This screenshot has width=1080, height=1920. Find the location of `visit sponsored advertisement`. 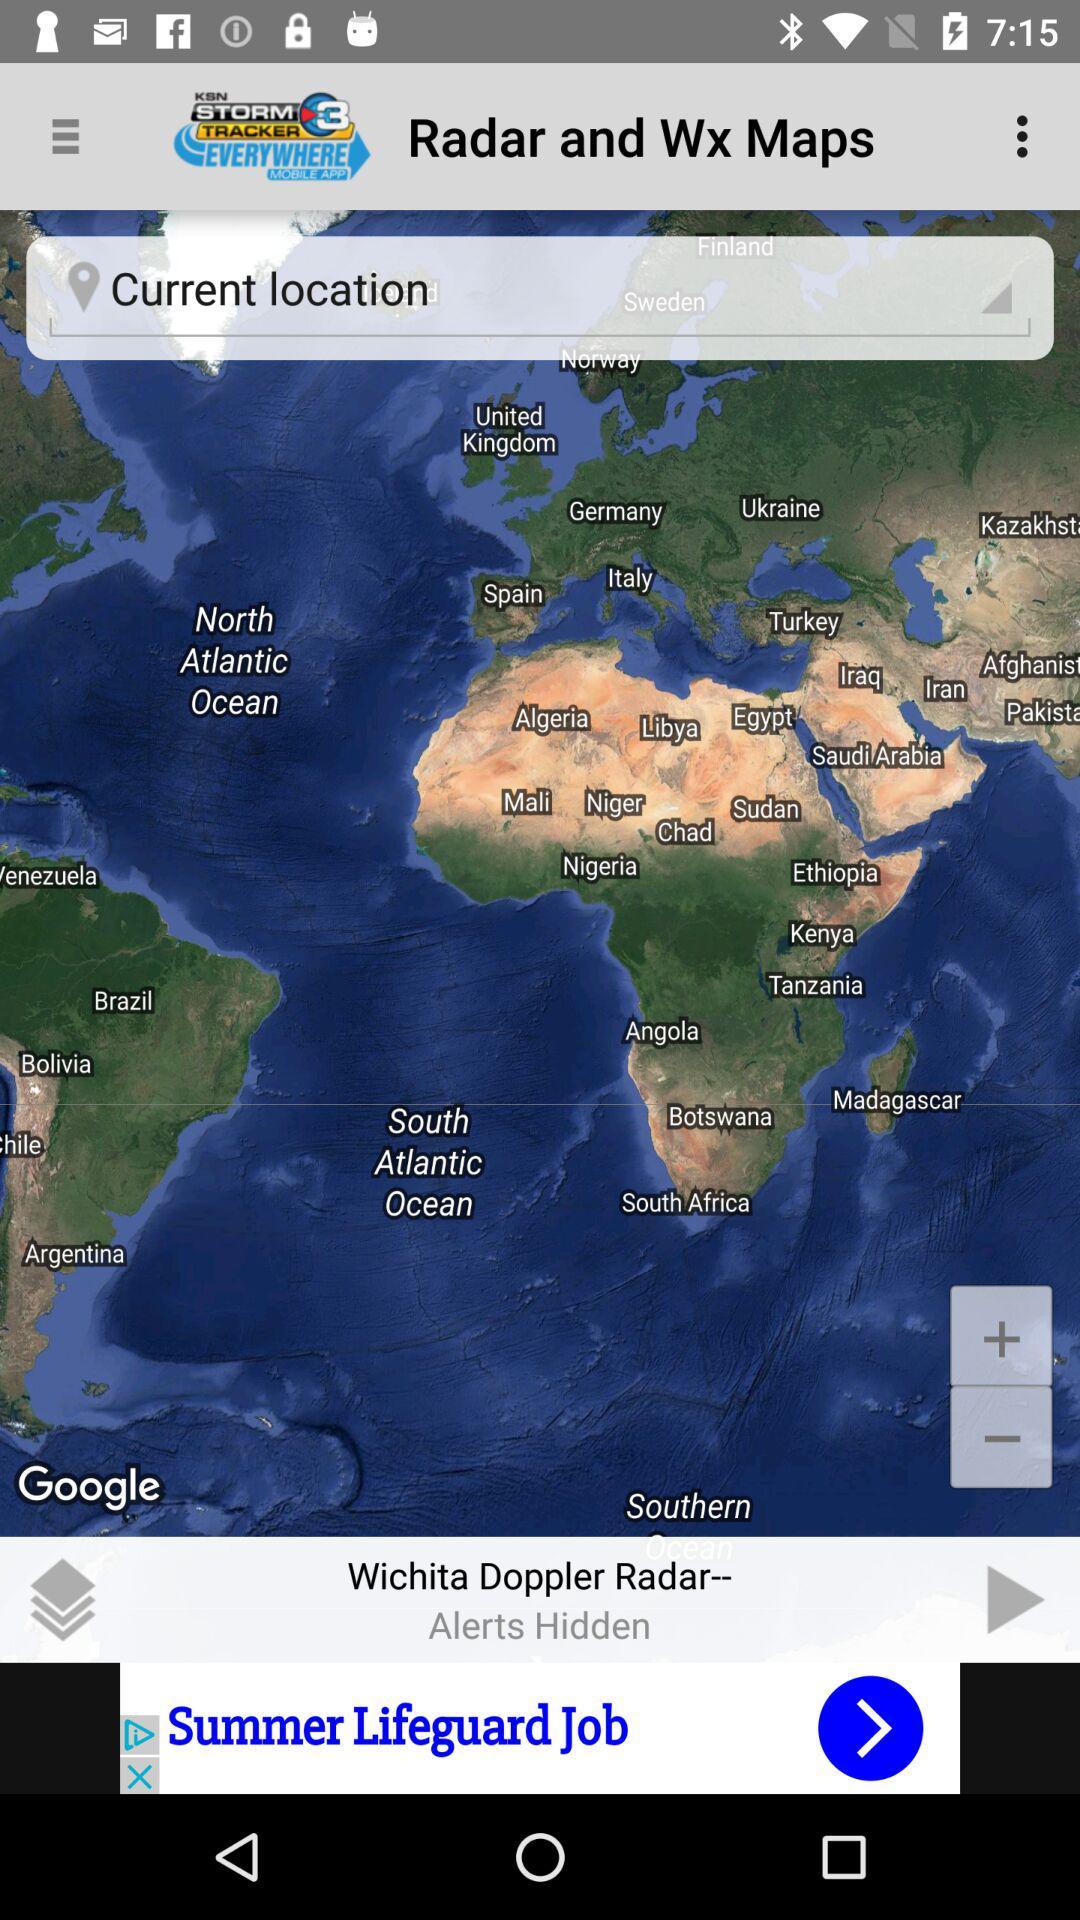

visit sponsored advertisement is located at coordinates (540, 1727).